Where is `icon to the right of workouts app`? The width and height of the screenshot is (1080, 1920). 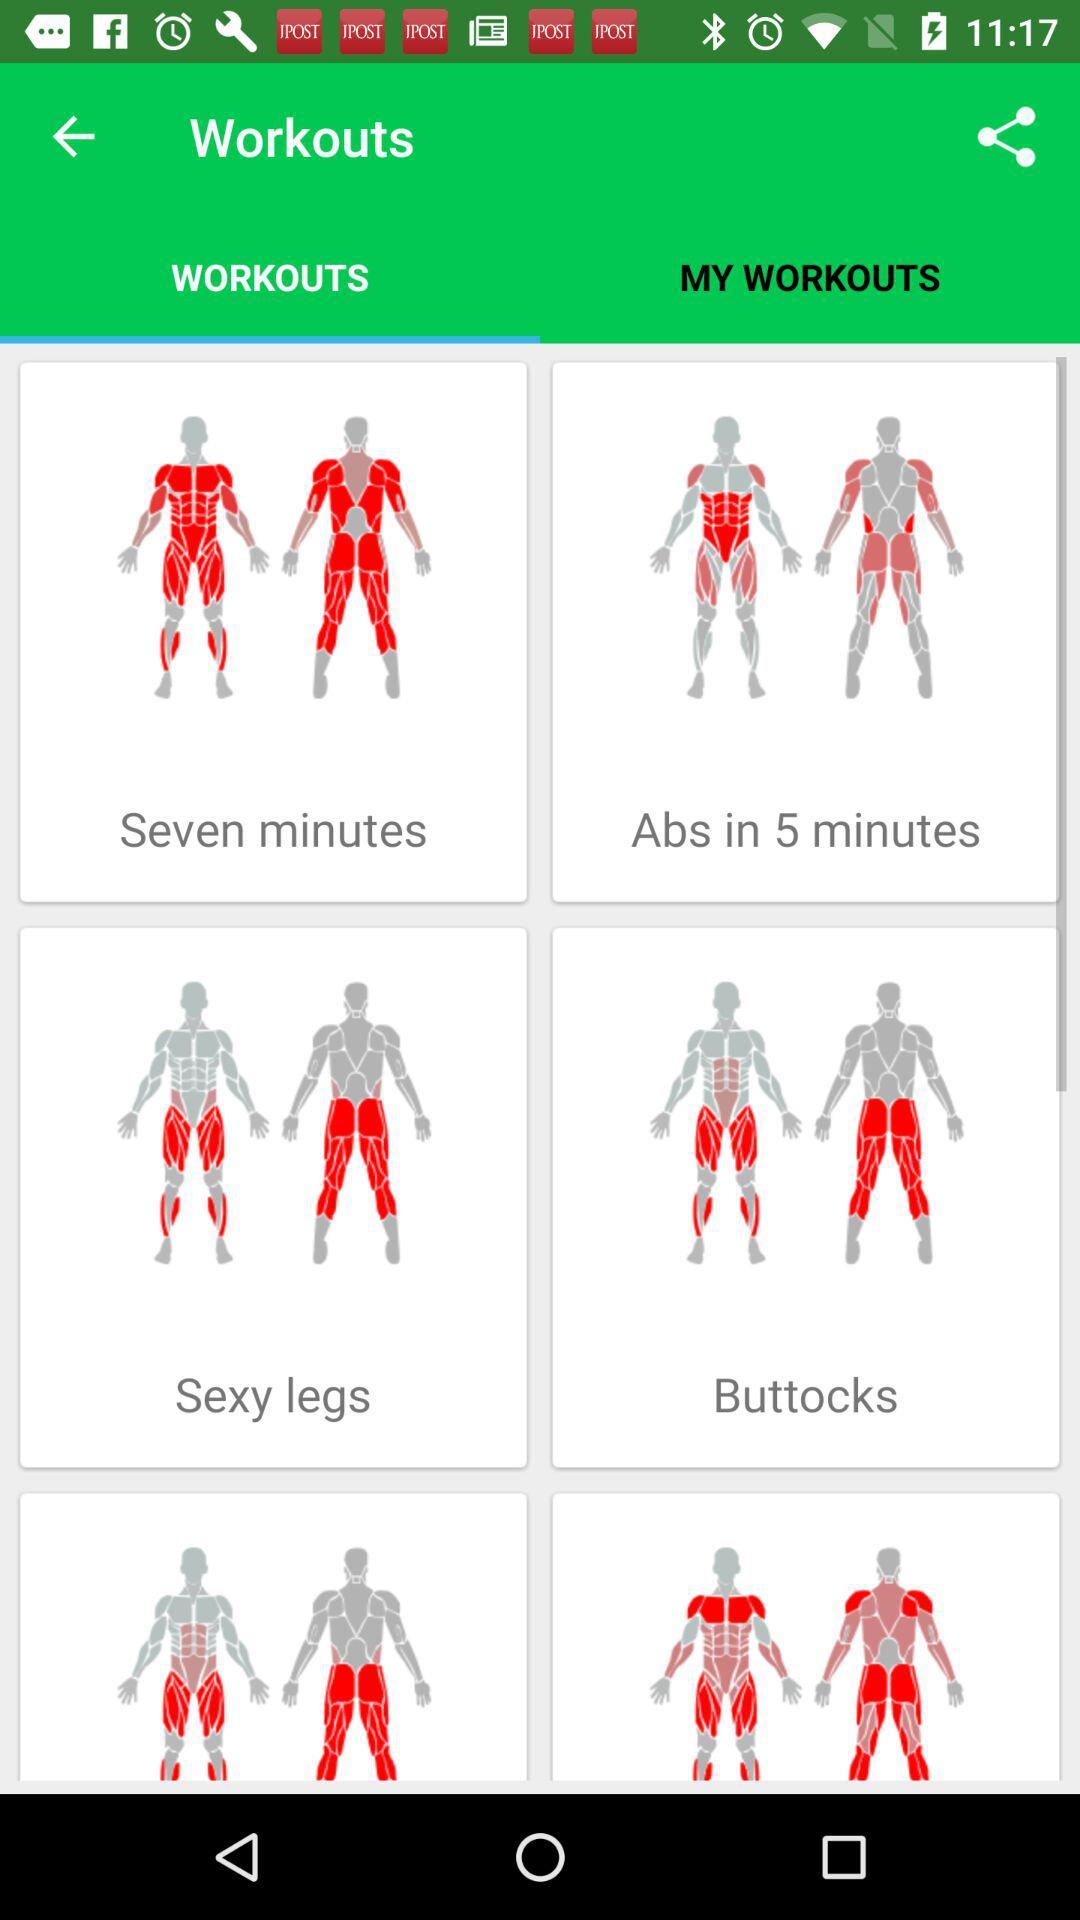 icon to the right of workouts app is located at coordinates (810, 275).